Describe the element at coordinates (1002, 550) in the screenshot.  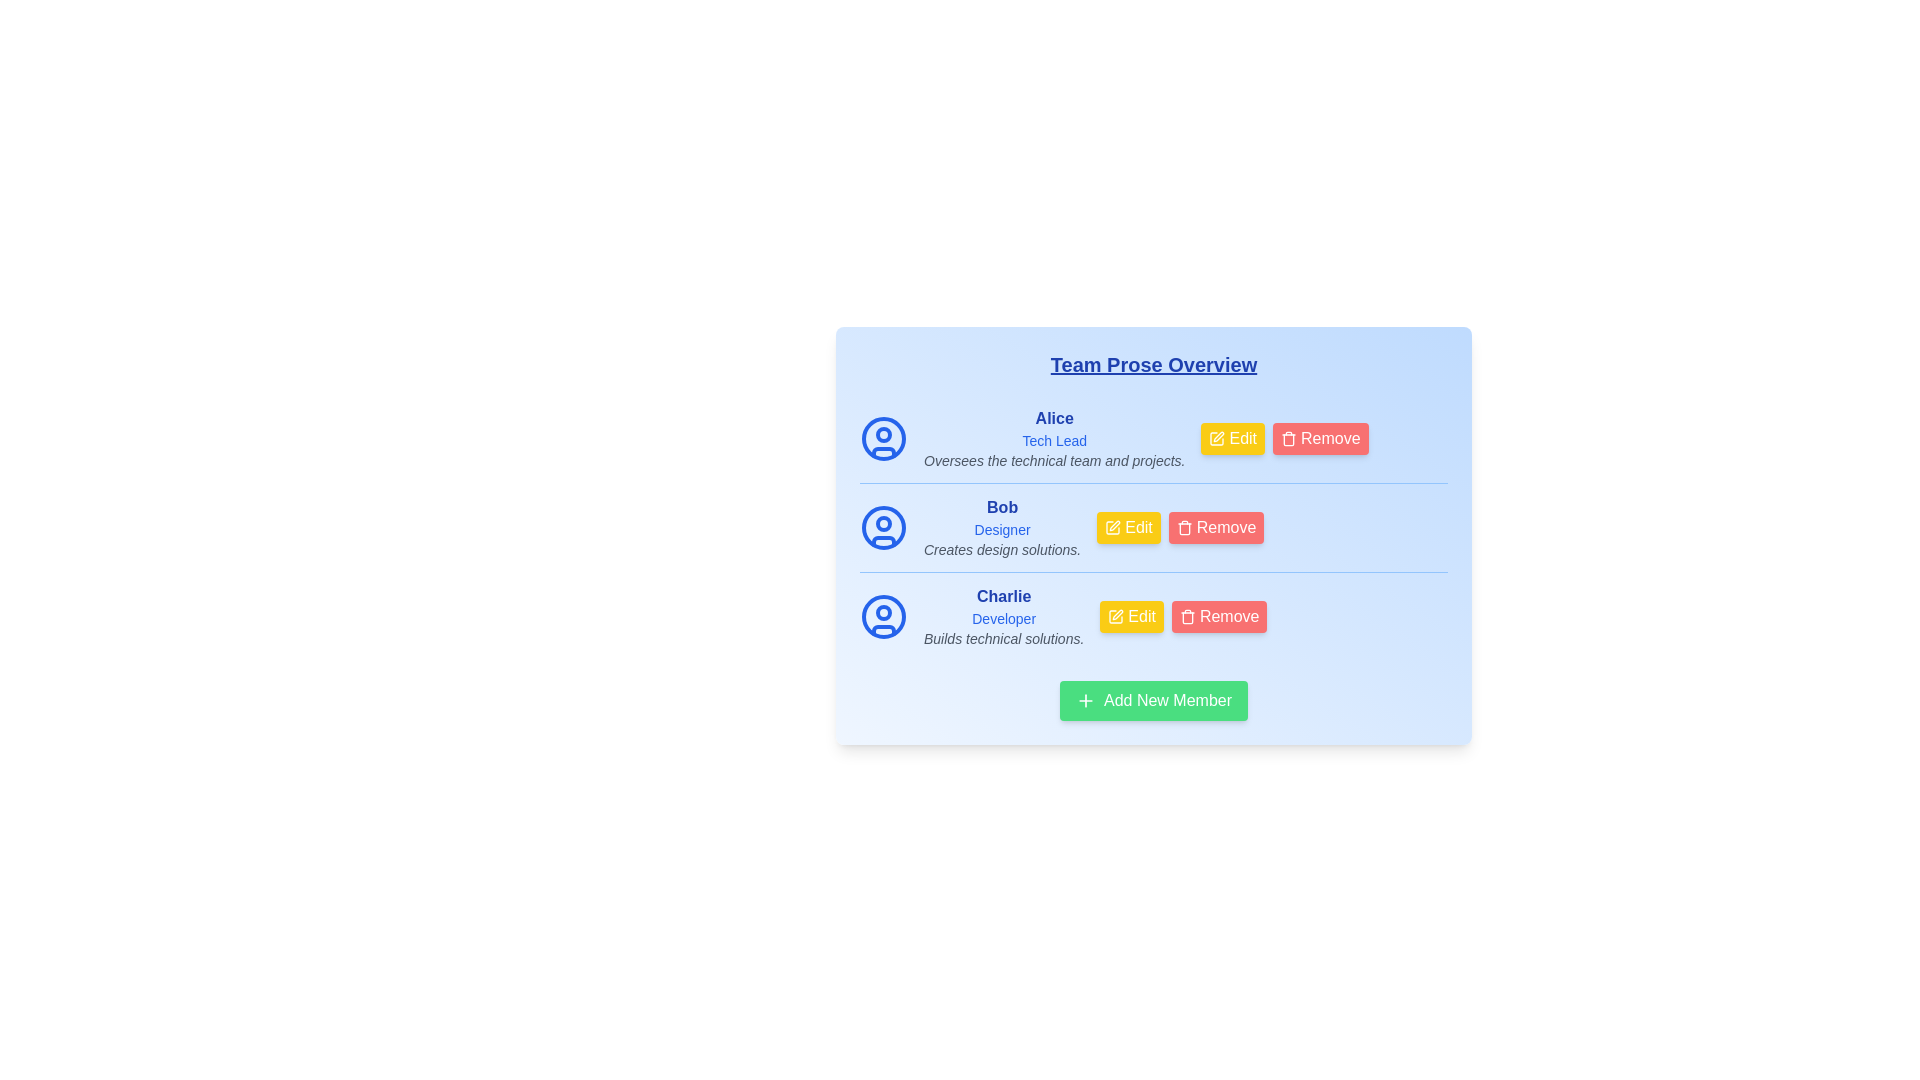
I see `the static text label describing details about 'Bob,' the Designer, located under his name in the second row of the team profiles` at that location.